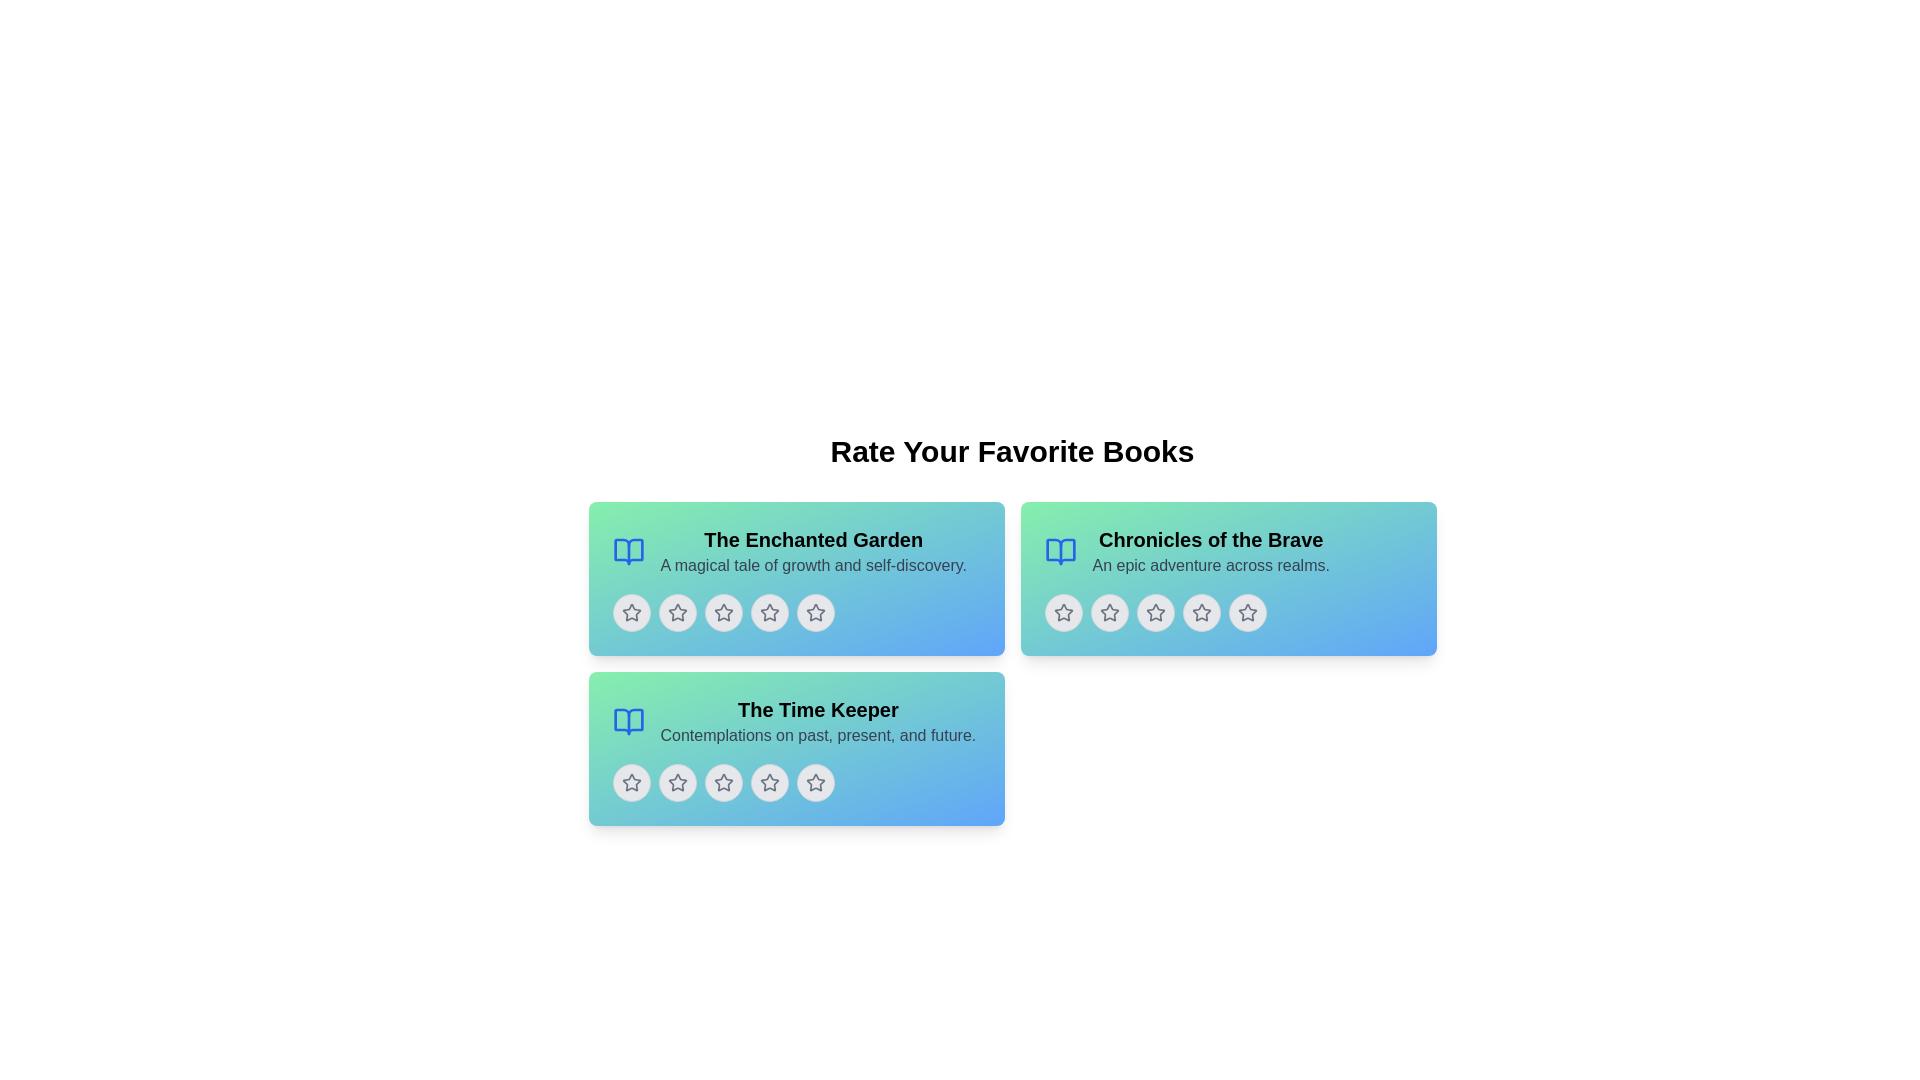 This screenshot has width=1920, height=1080. I want to click on the blue open-book icon located at the top-left corner of the card labeled 'The Enchanted Garden', which is positioned directly to the left of the text title and above the star rating components, so click(627, 551).